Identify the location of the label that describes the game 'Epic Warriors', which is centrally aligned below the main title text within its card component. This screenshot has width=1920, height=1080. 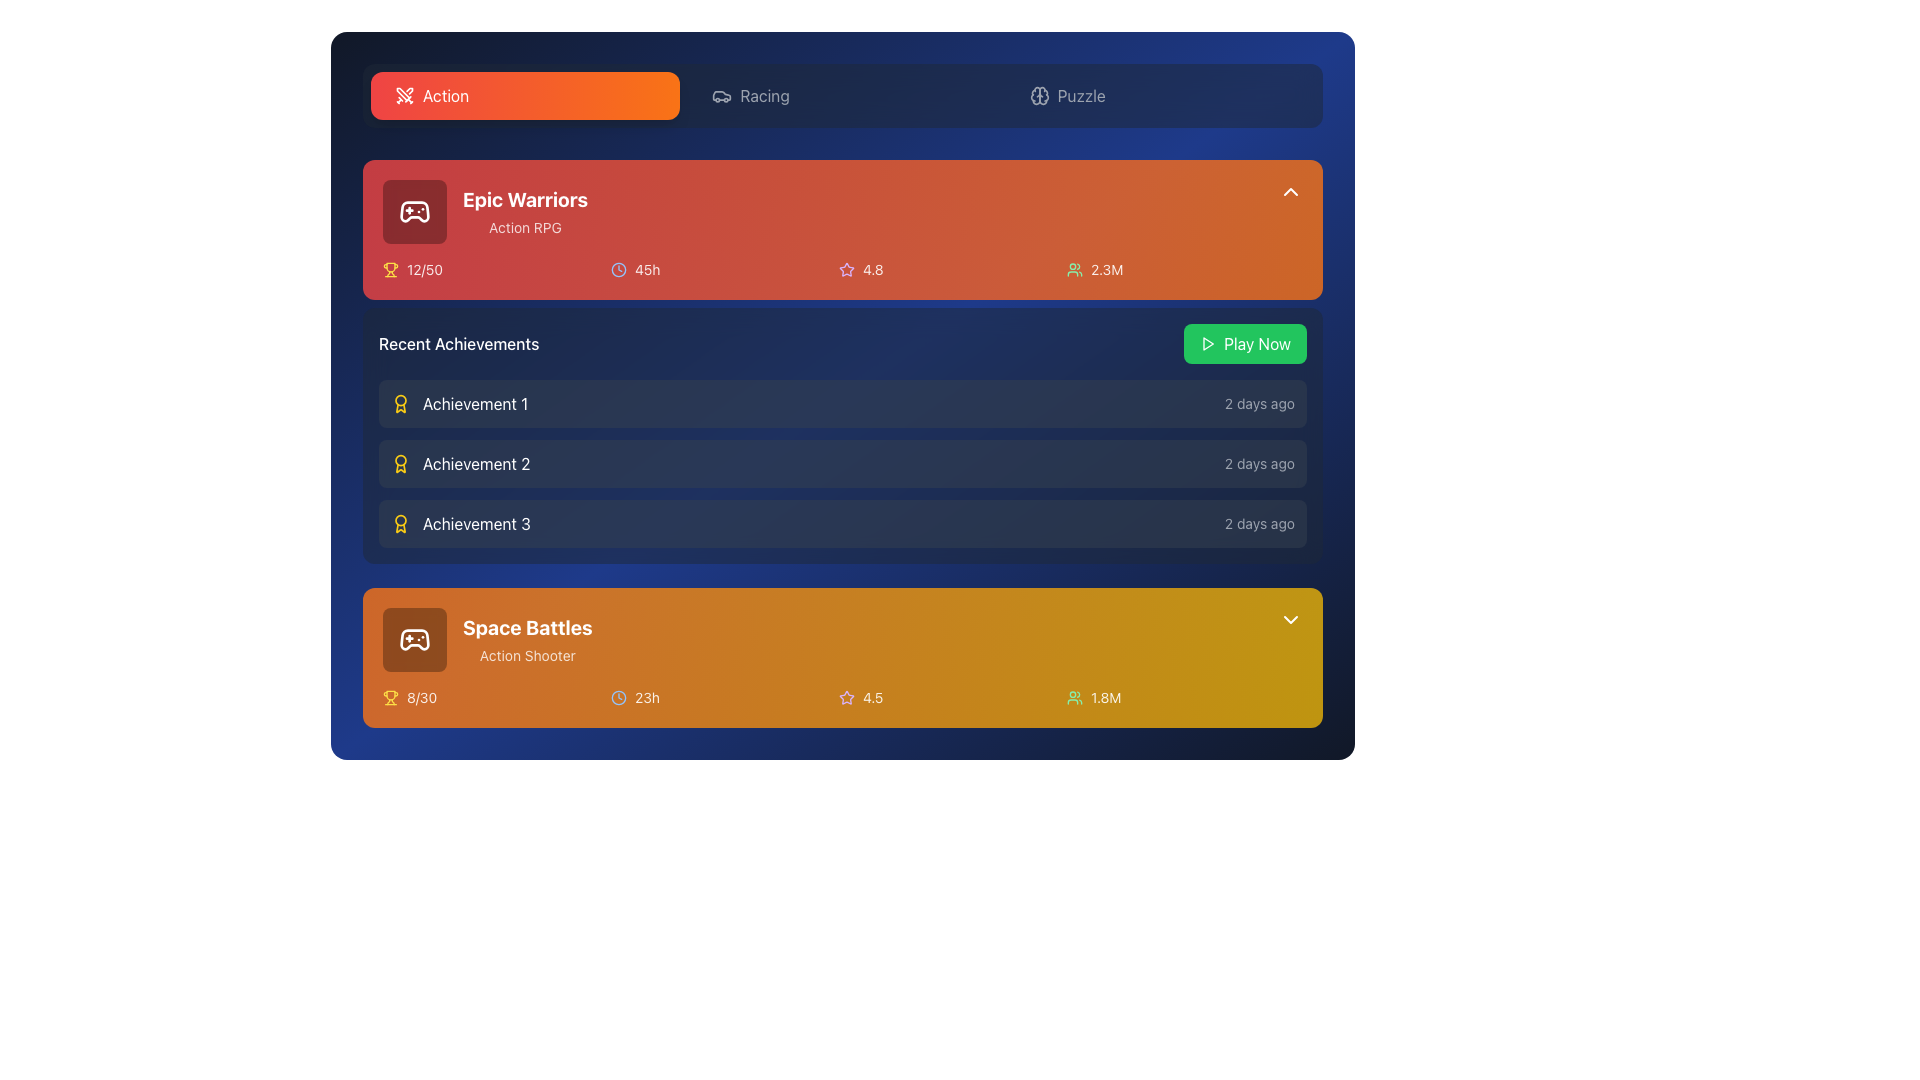
(525, 226).